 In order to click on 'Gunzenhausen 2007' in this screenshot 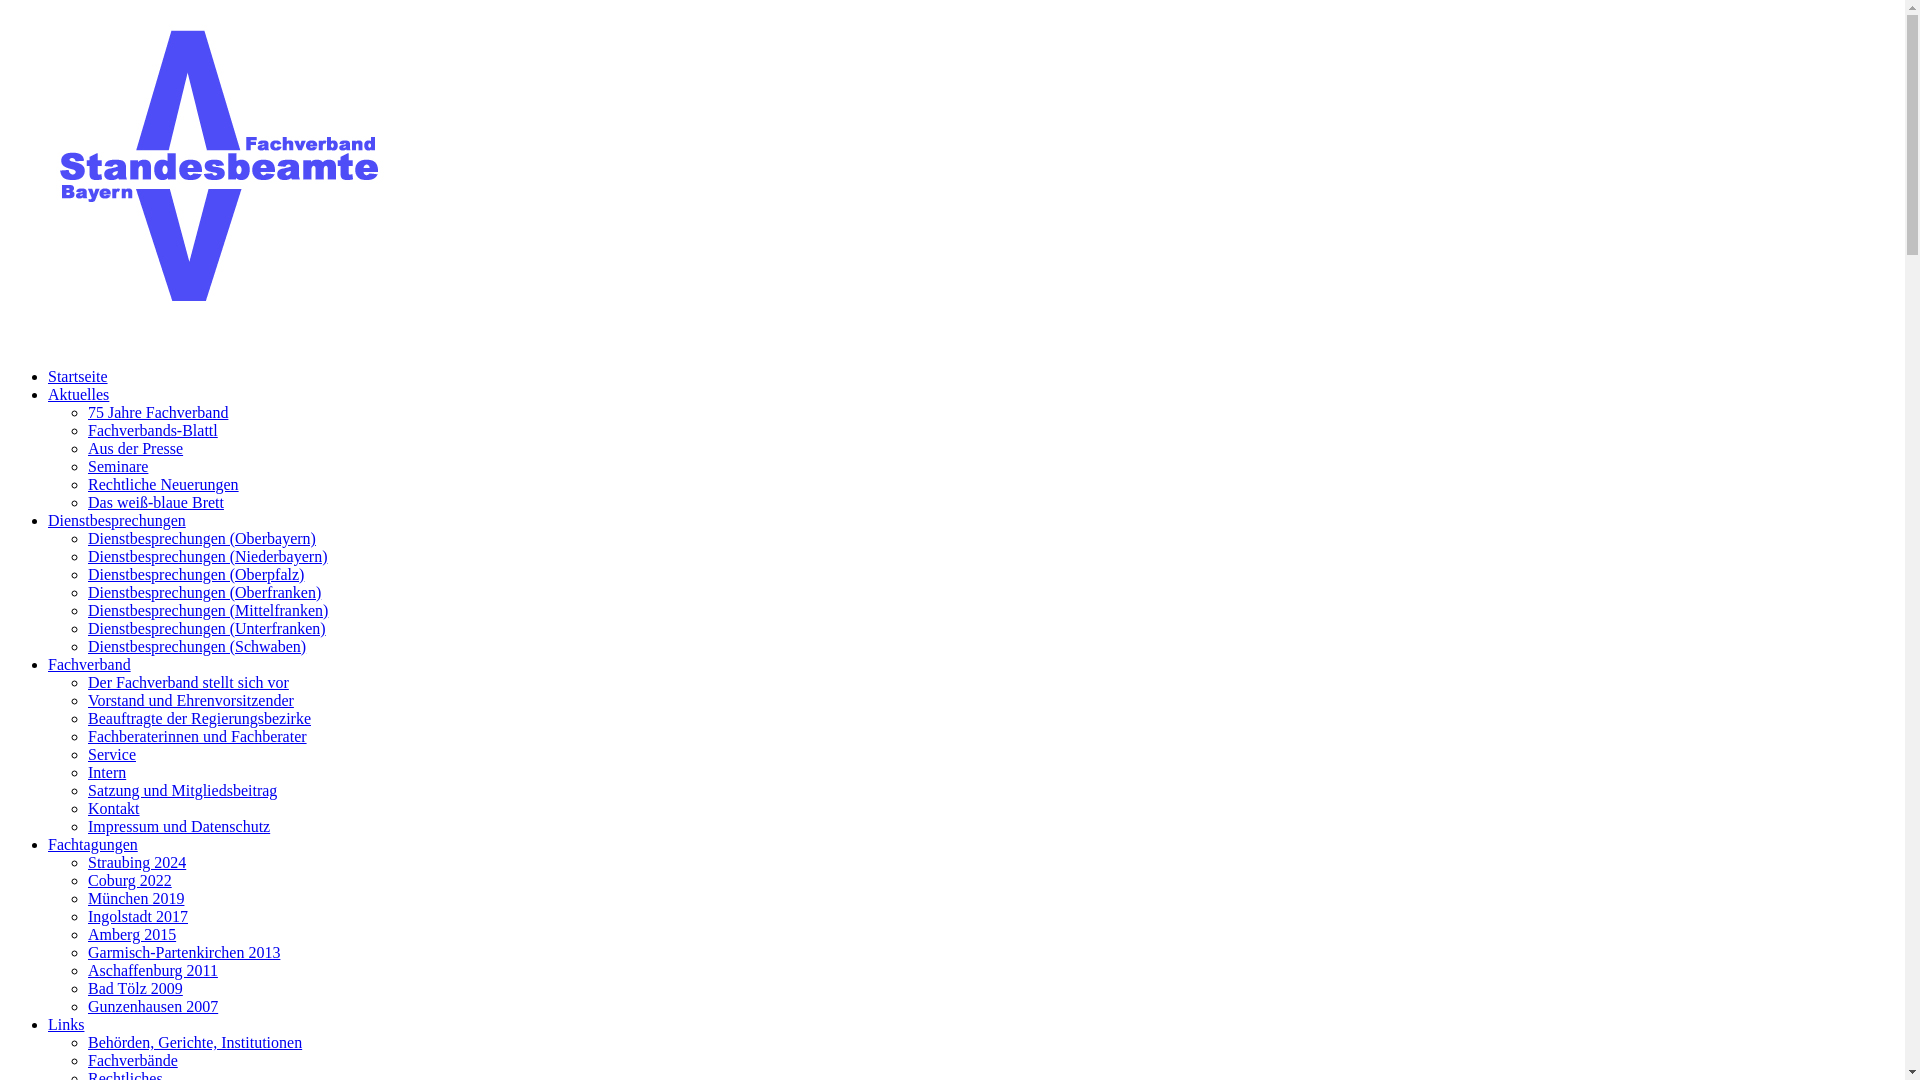, I will do `click(152, 1006)`.